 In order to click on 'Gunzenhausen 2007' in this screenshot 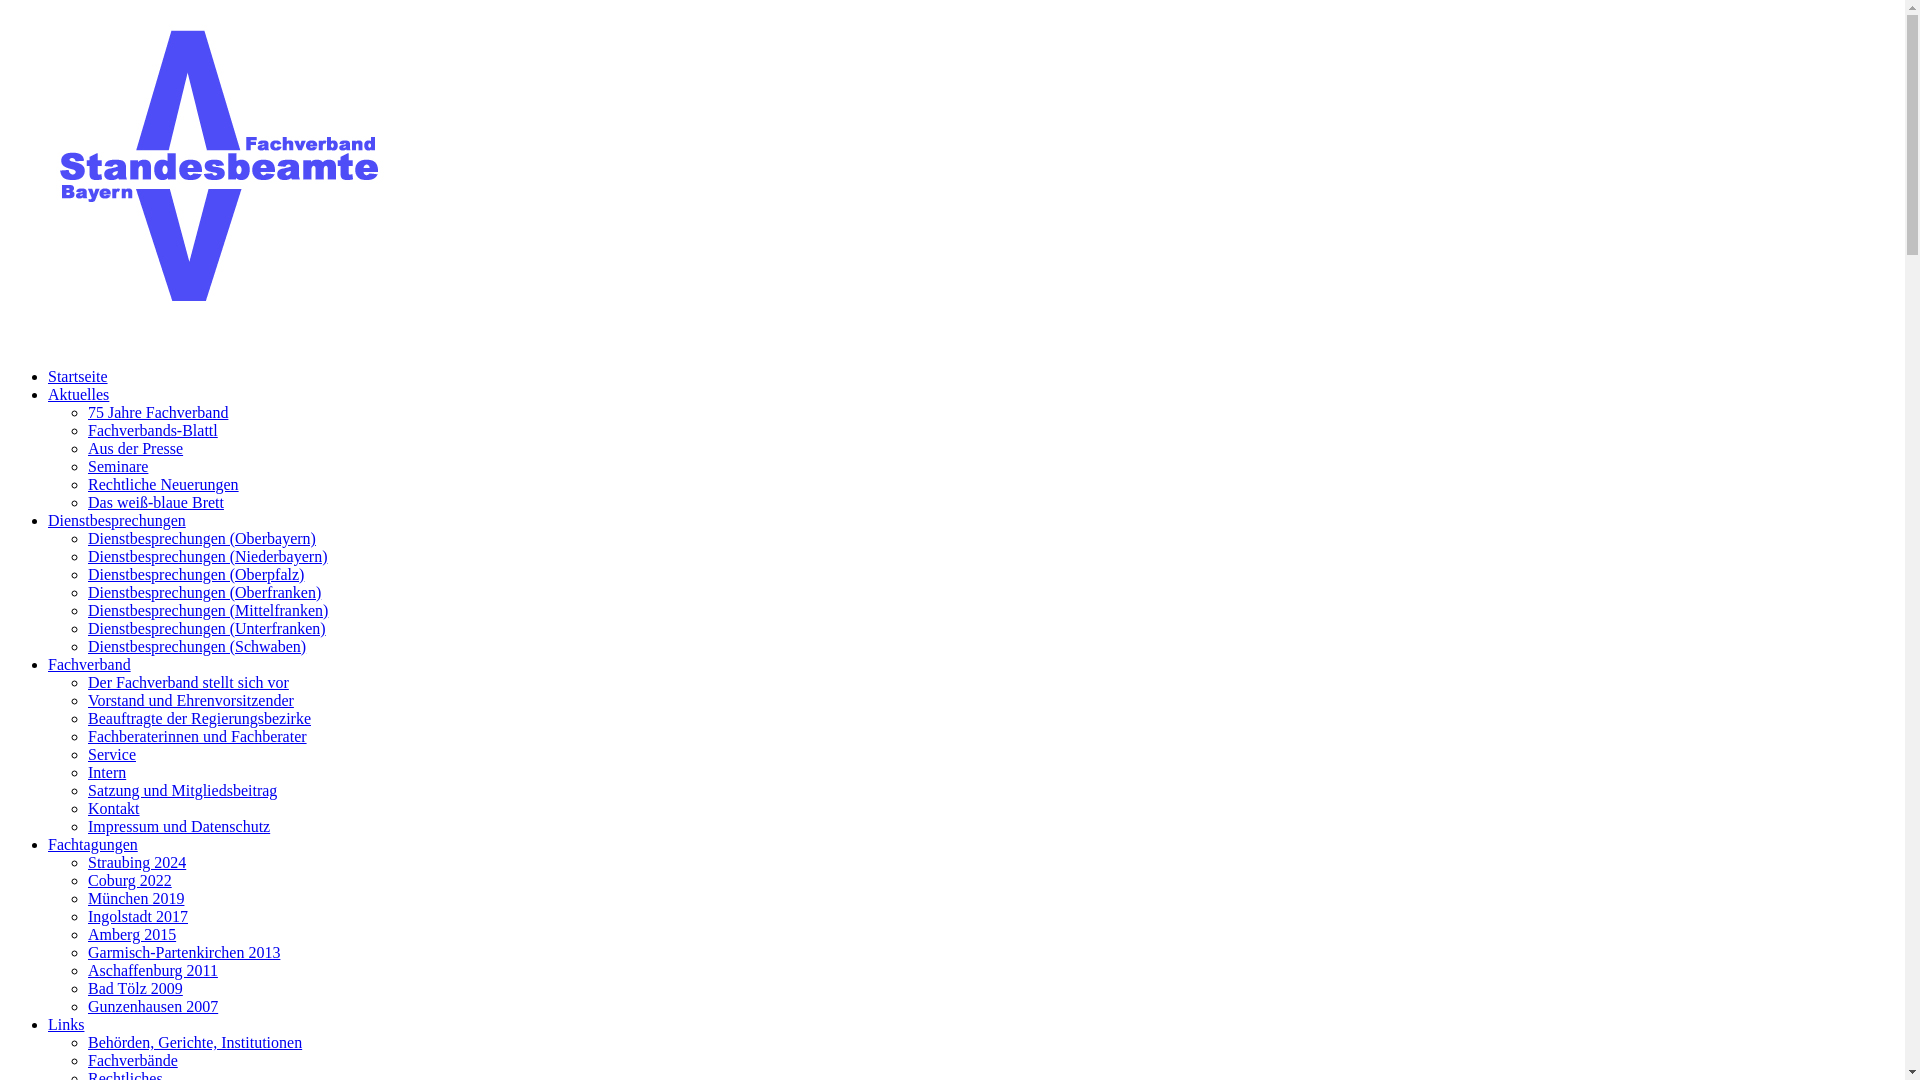, I will do `click(152, 1006)`.